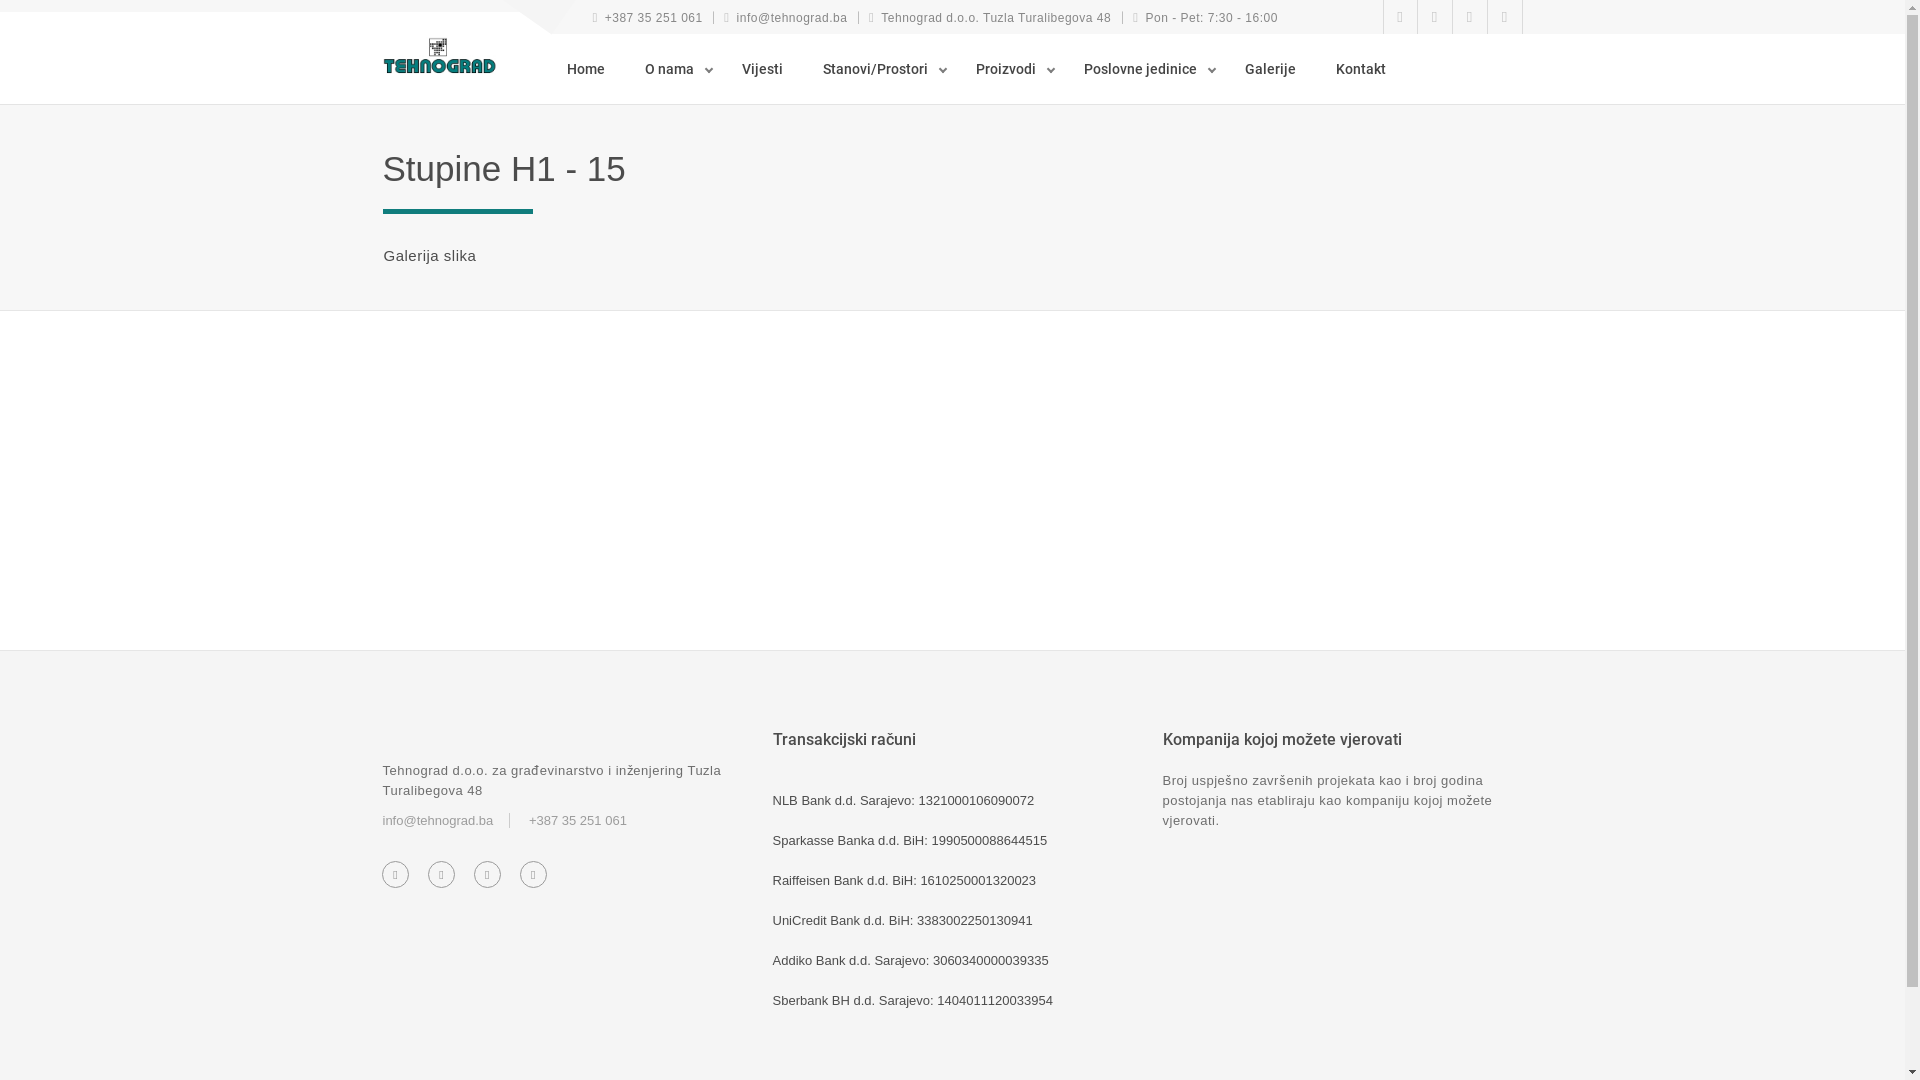 The width and height of the screenshot is (1920, 1080). Describe the element at coordinates (678, 68) in the screenshot. I see `'O nama'` at that location.